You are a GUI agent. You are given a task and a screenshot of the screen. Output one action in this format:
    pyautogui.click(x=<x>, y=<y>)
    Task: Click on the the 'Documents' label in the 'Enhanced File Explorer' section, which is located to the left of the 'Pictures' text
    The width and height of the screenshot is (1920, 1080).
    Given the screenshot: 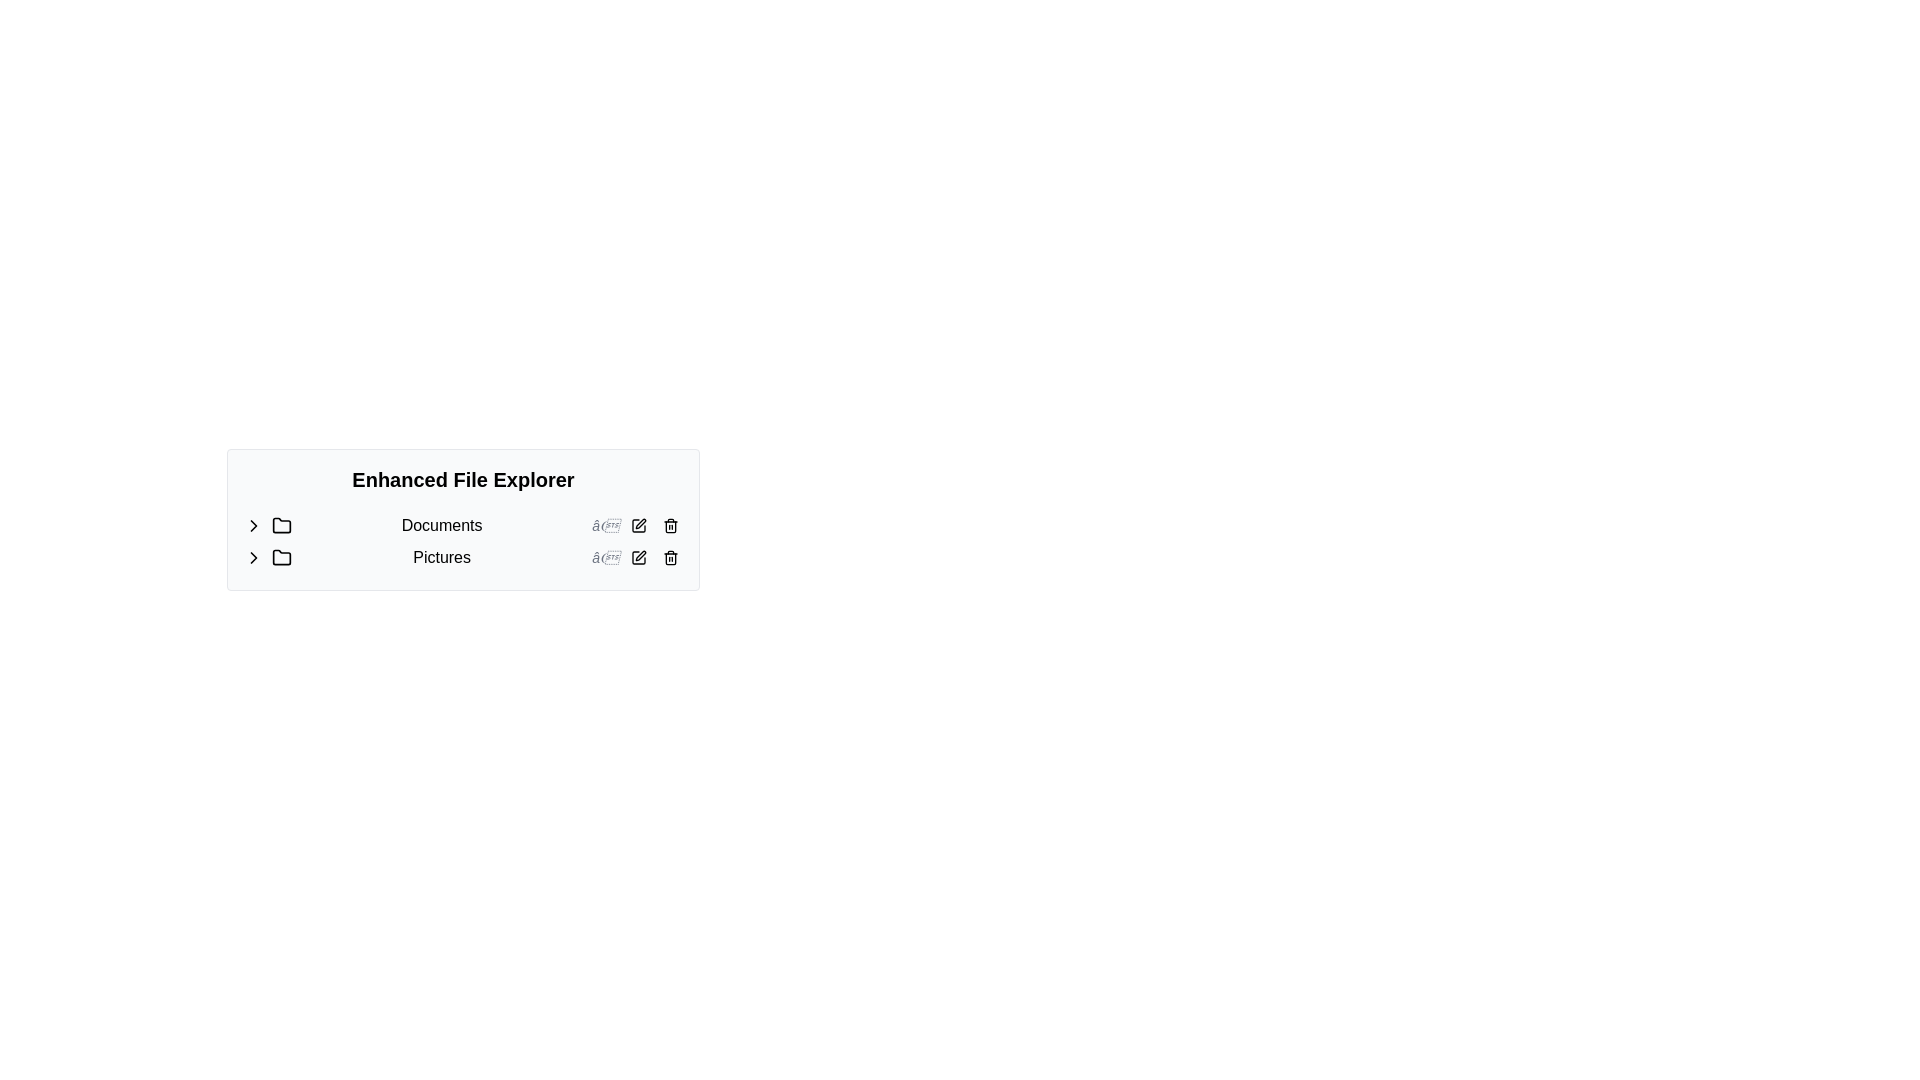 What is the action you would take?
    pyautogui.click(x=462, y=524)
    